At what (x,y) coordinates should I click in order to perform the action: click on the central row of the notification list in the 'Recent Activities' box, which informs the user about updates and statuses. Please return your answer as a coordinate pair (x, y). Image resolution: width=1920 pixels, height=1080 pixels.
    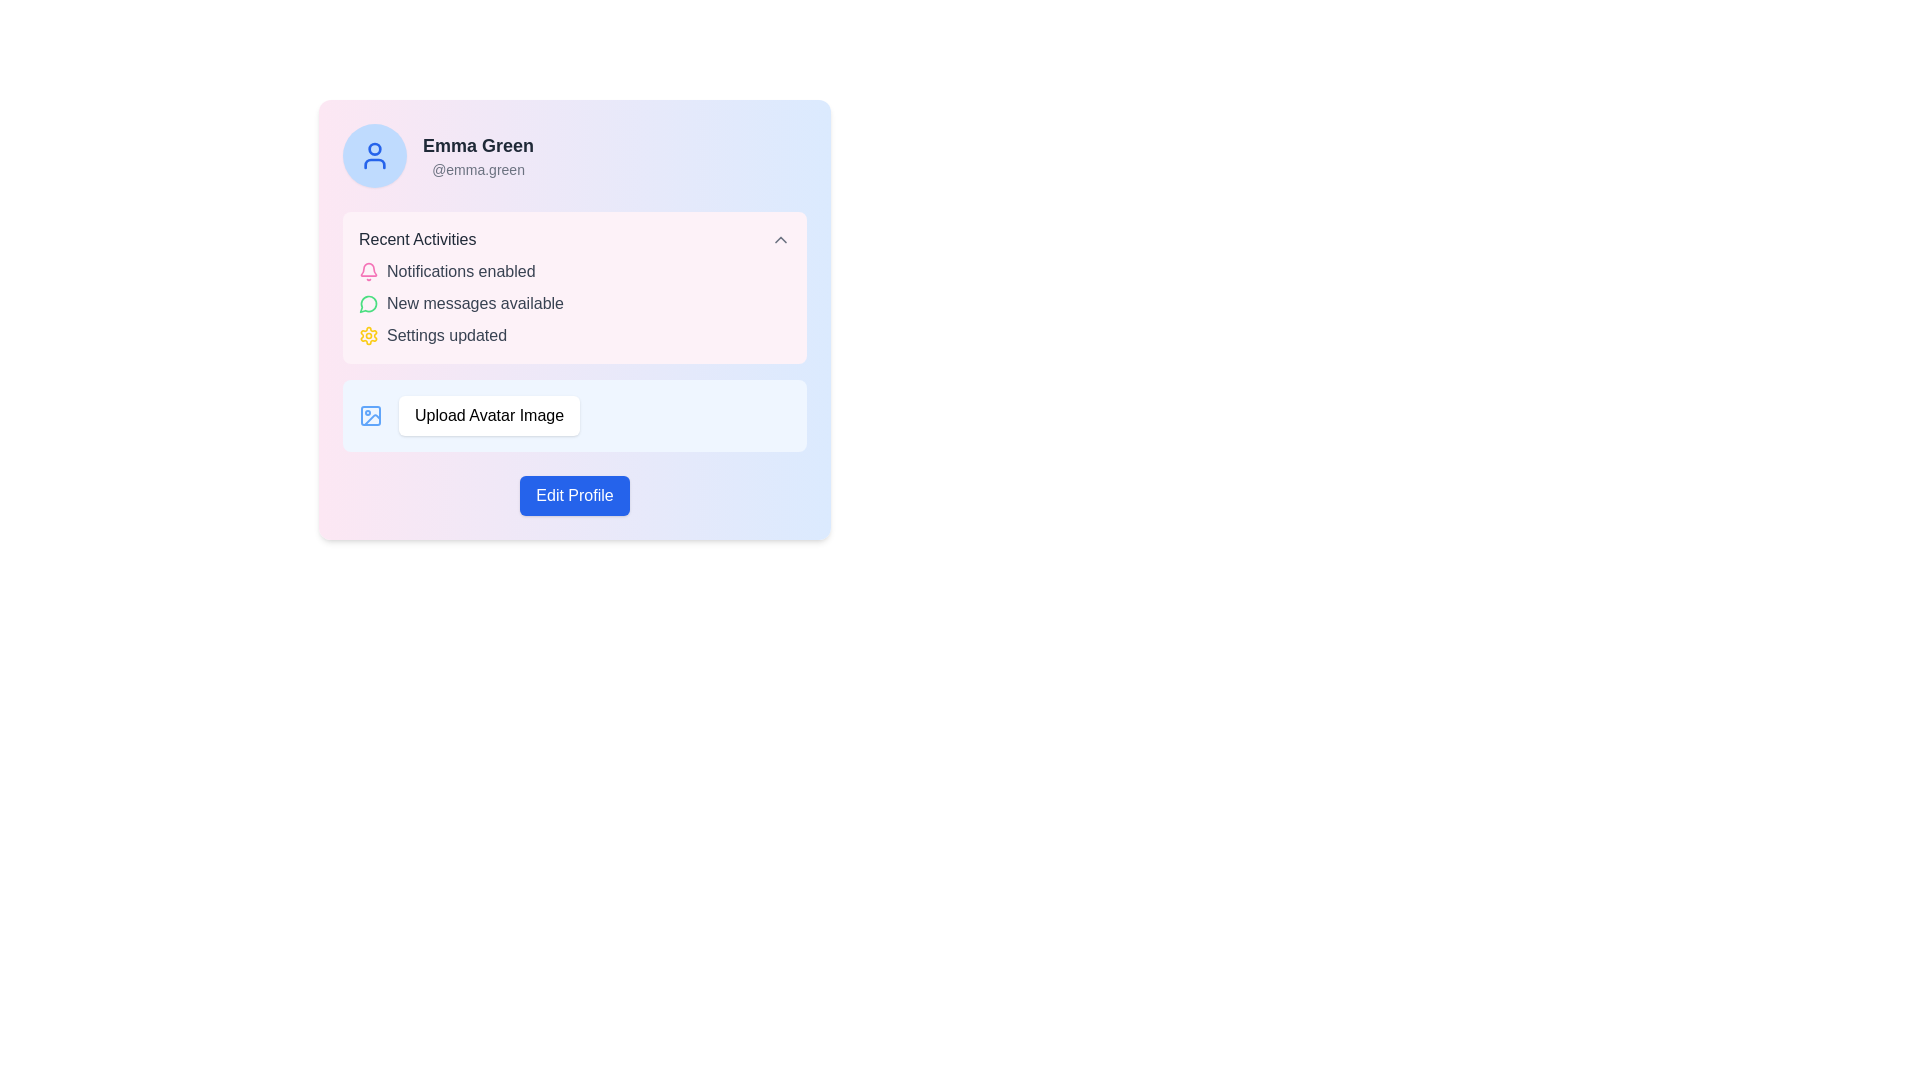
    Looking at the image, I should click on (574, 304).